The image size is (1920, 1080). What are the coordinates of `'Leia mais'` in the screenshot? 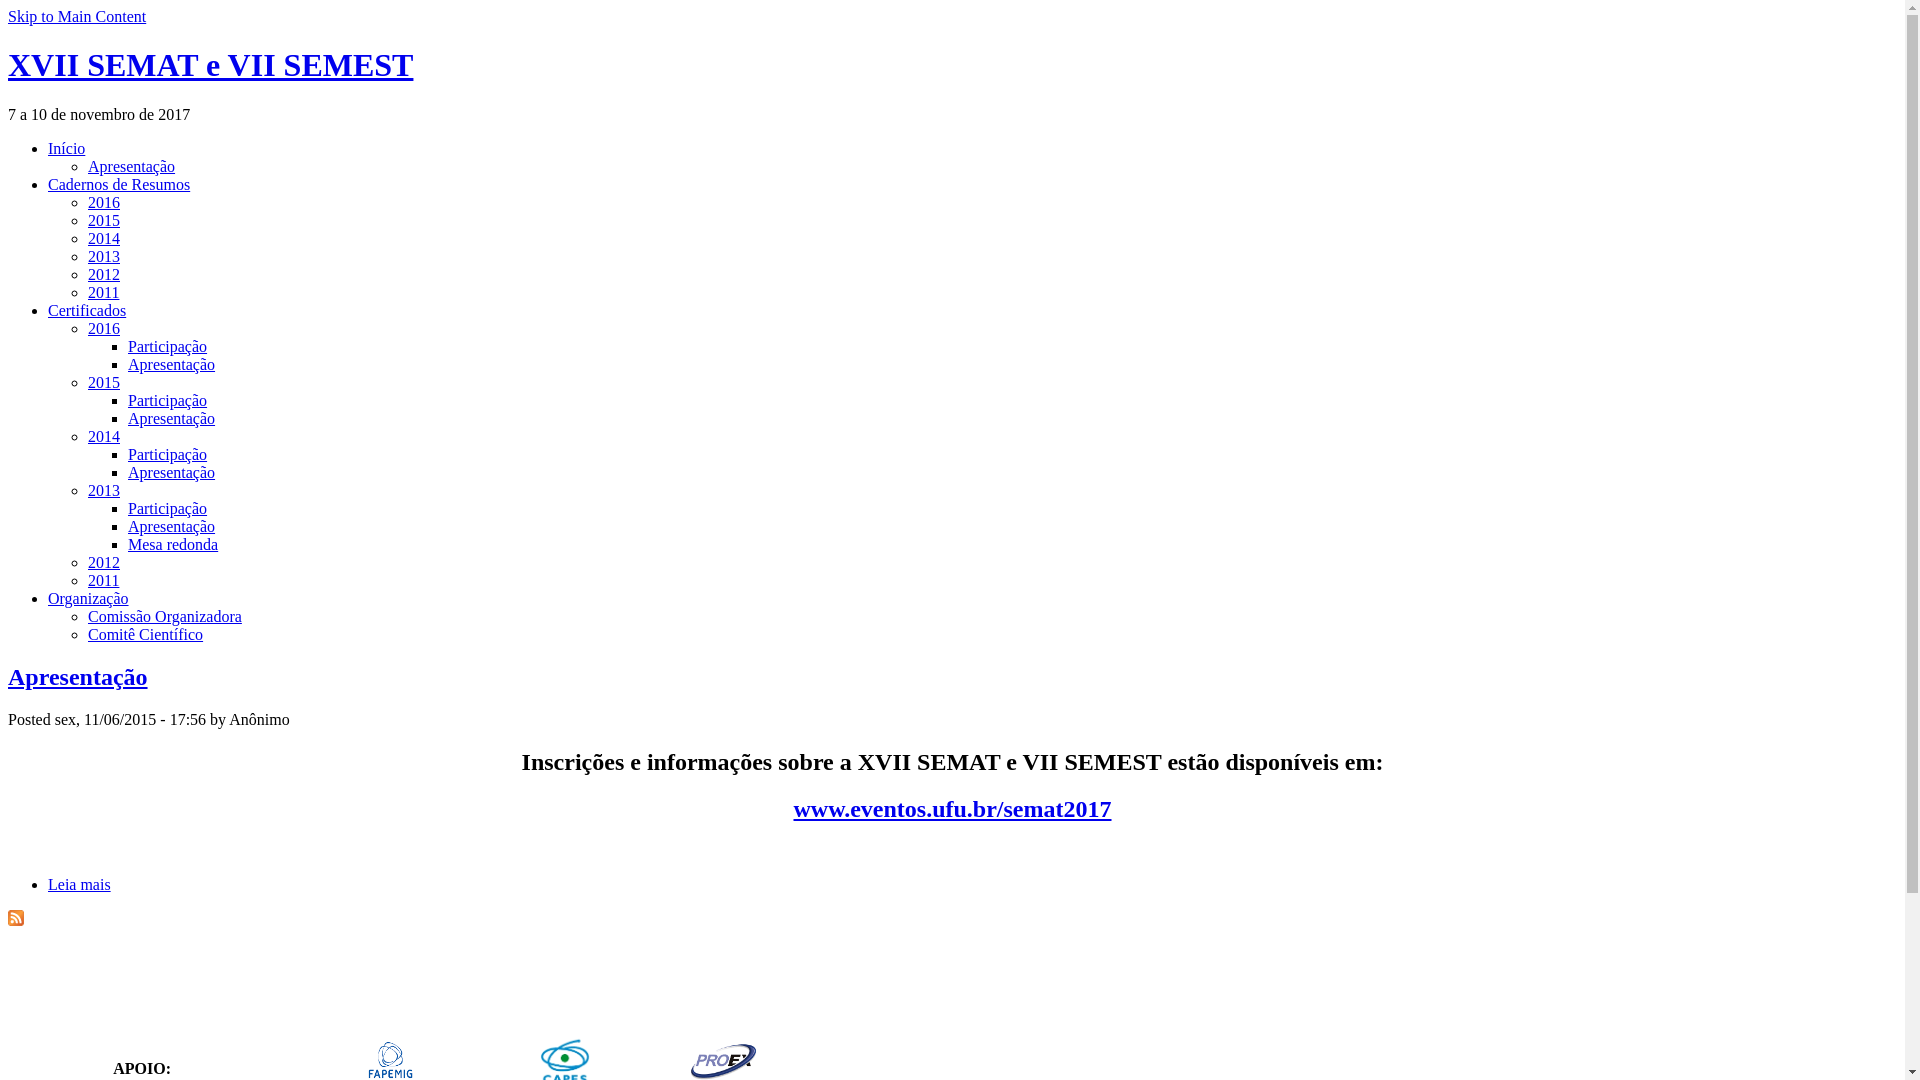 It's located at (79, 883).